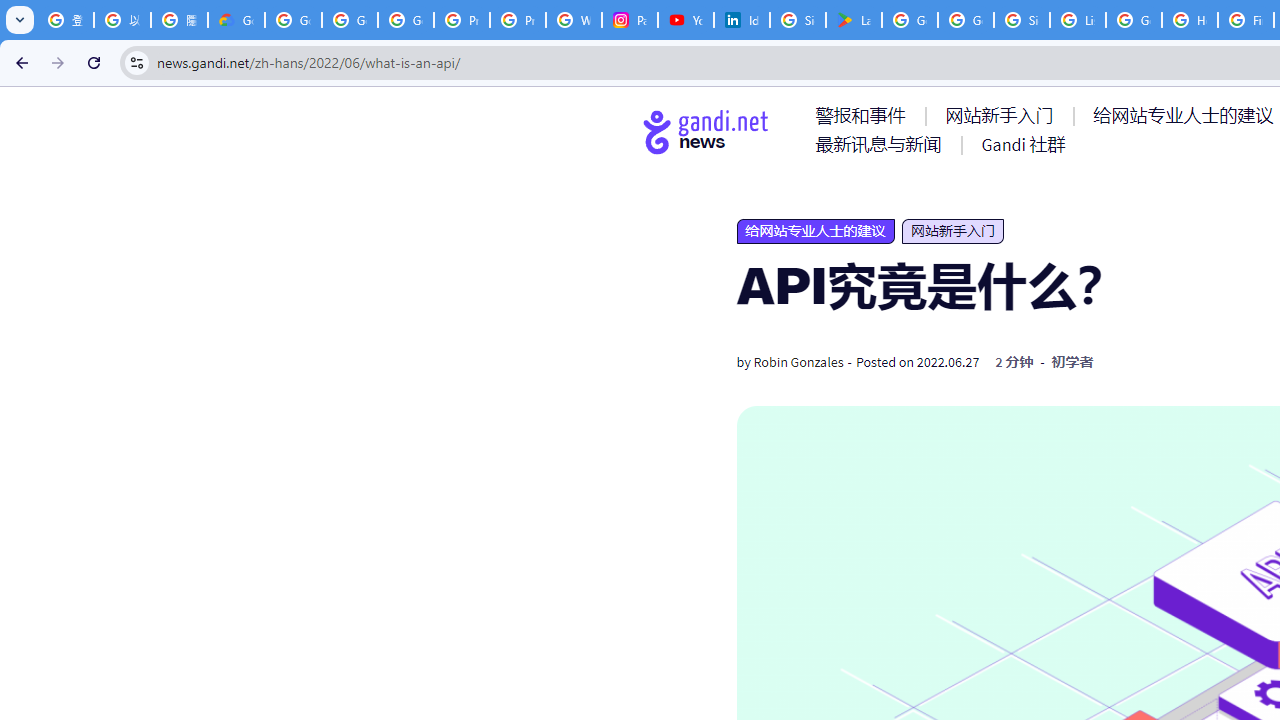 This screenshot has width=1280, height=720. I want to click on 'Last Shelter: Survival - Apps on Google Play', so click(853, 20).